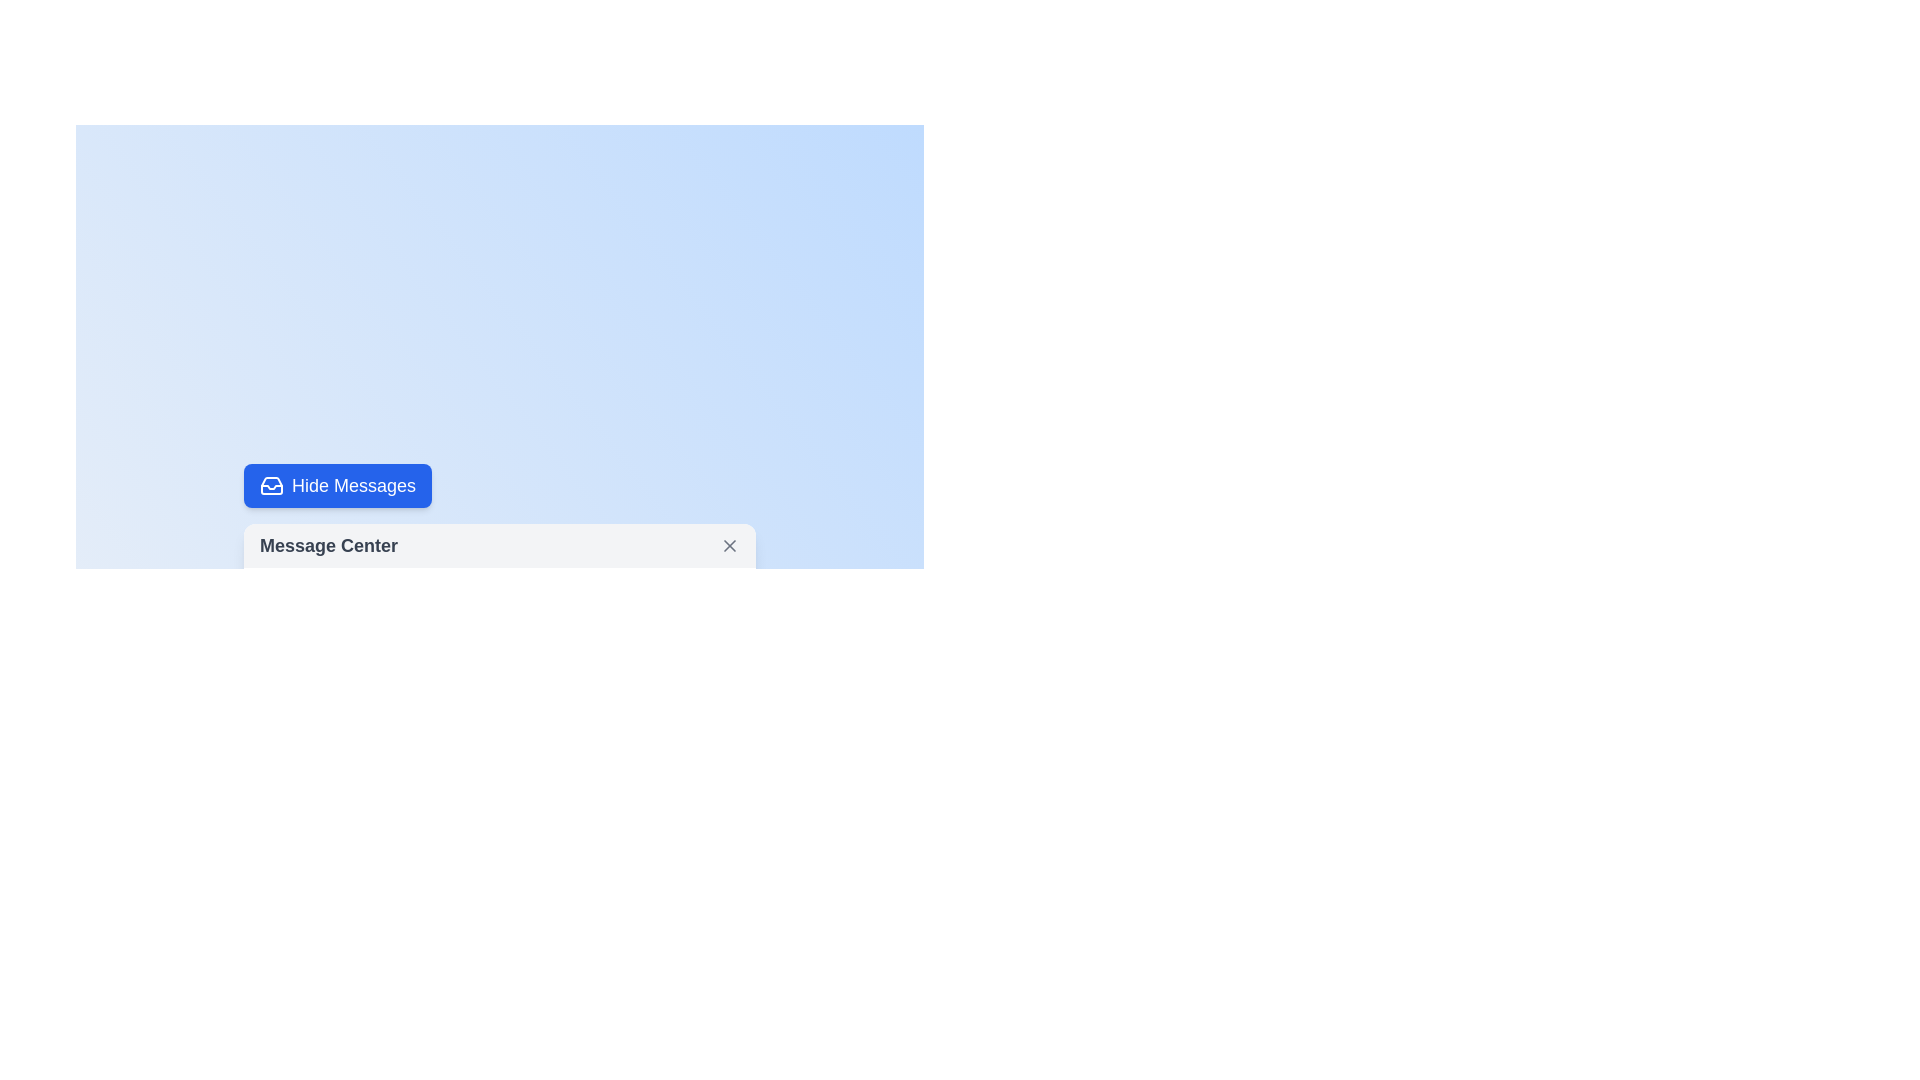 This screenshot has width=1920, height=1080. Describe the element at coordinates (271, 486) in the screenshot. I see `the appearance of the blue inbox icon located to the left of the 'Hide Messages' button at the top of the interface` at that location.